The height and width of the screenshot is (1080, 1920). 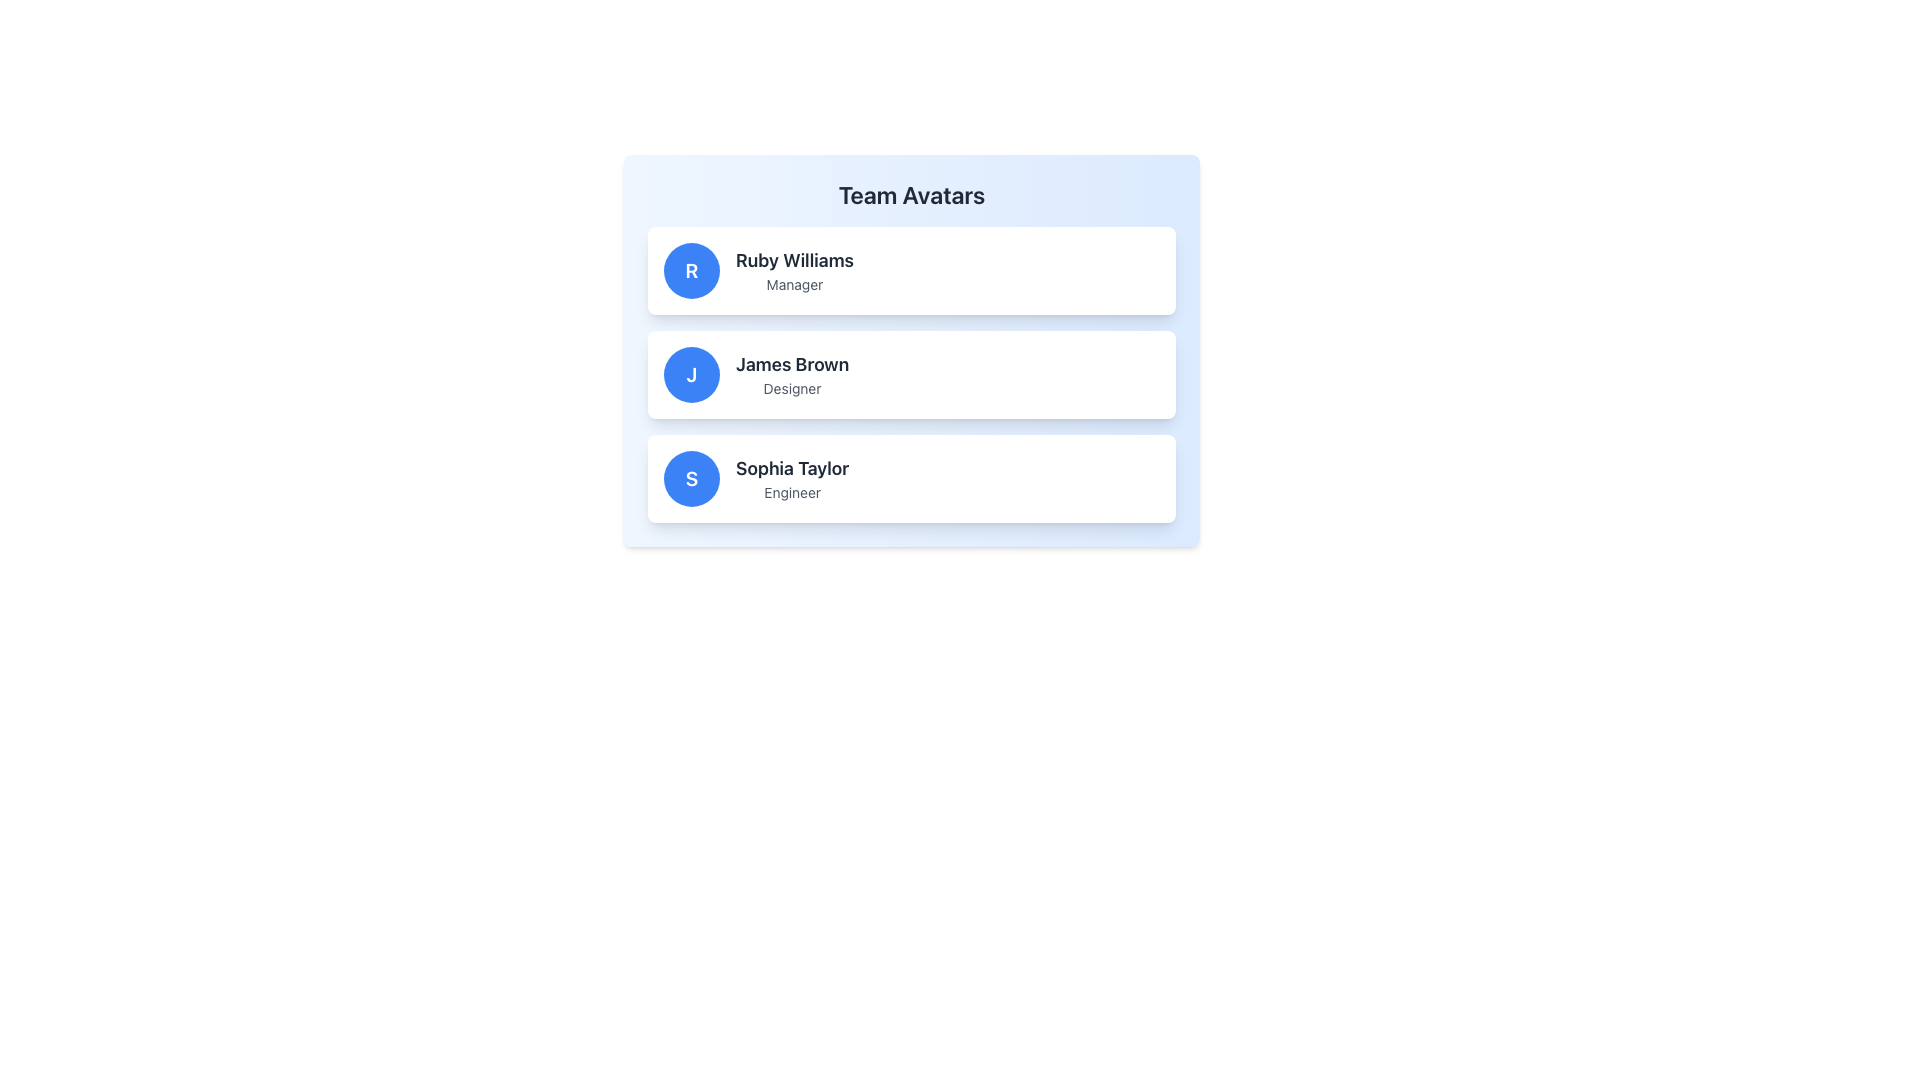 What do you see at coordinates (794, 270) in the screenshot?
I see `the static text block containing 'Ruby Williams' and 'Manager', which is positioned on the first row of the 'Team Avatars' section, to the right of the blue avatar with 'R'` at bounding box center [794, 270].